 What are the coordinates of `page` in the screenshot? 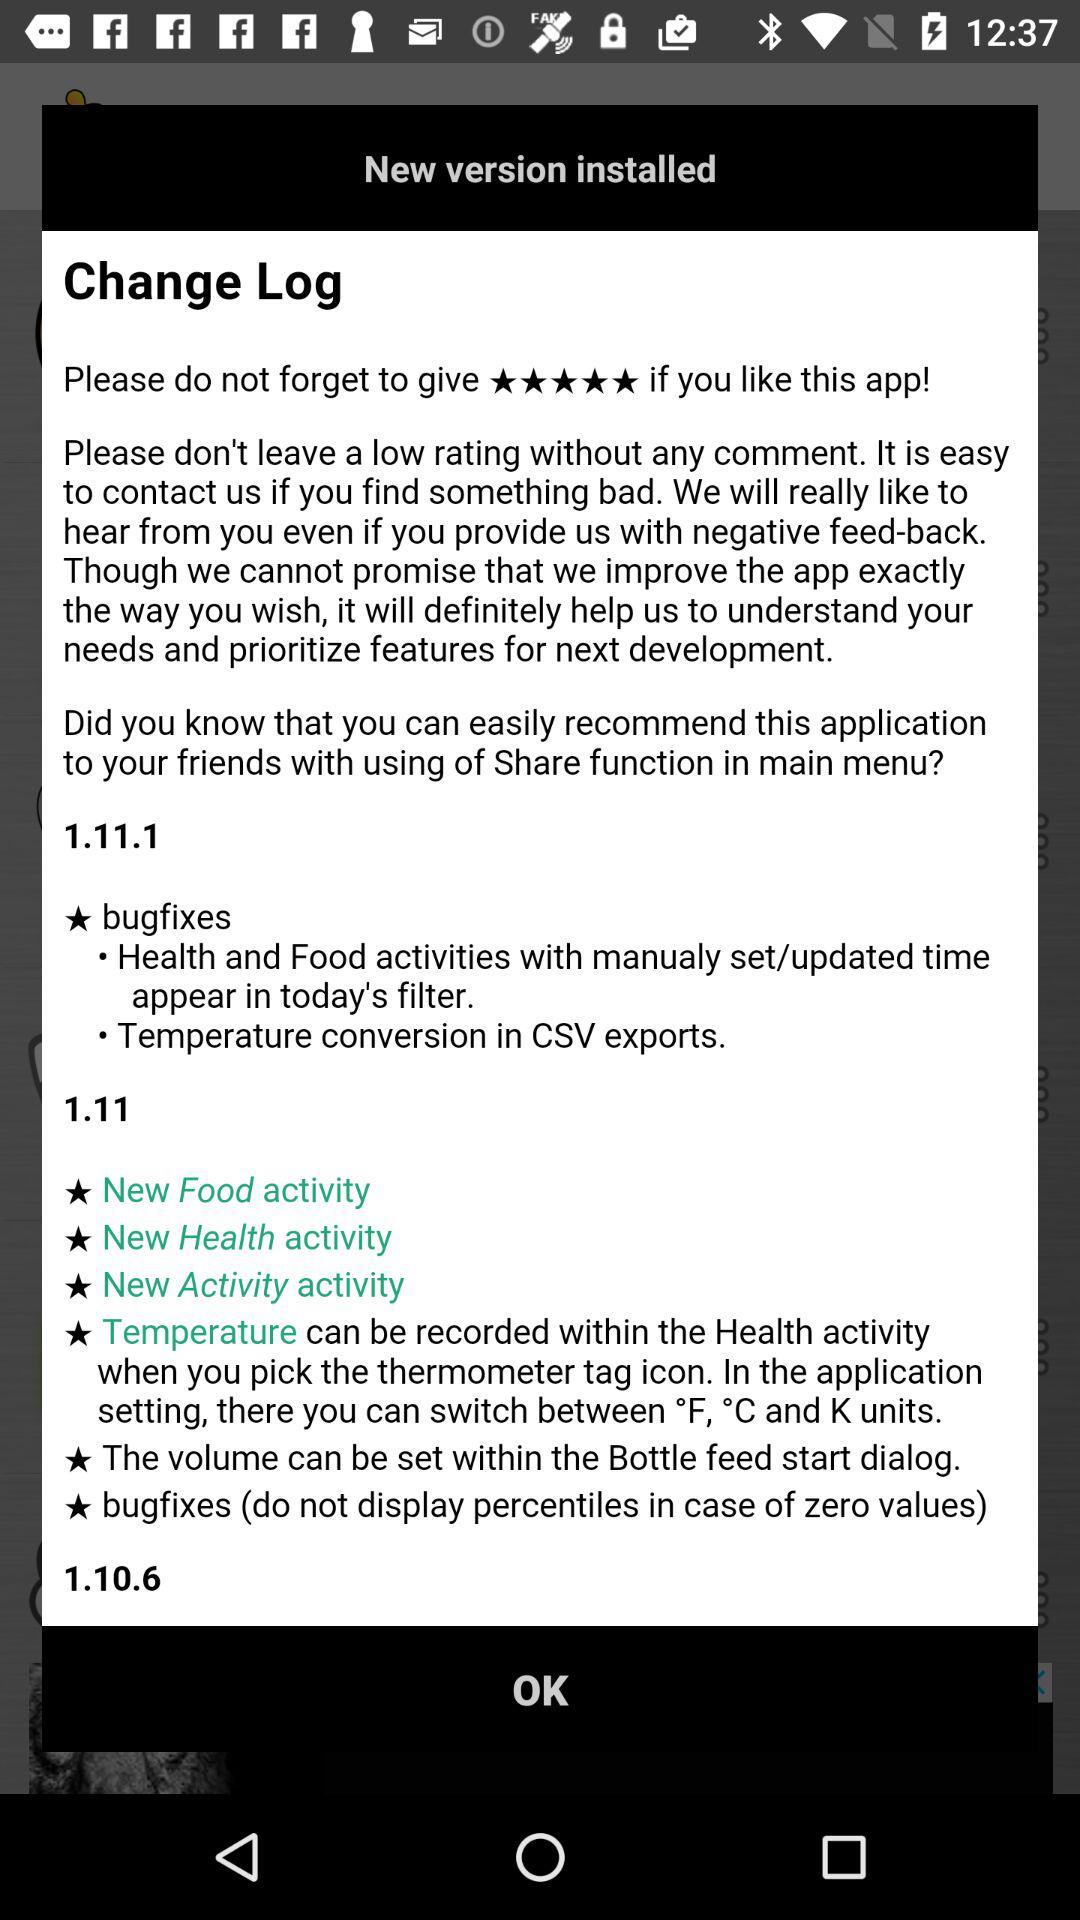 It's located at (540, 927).